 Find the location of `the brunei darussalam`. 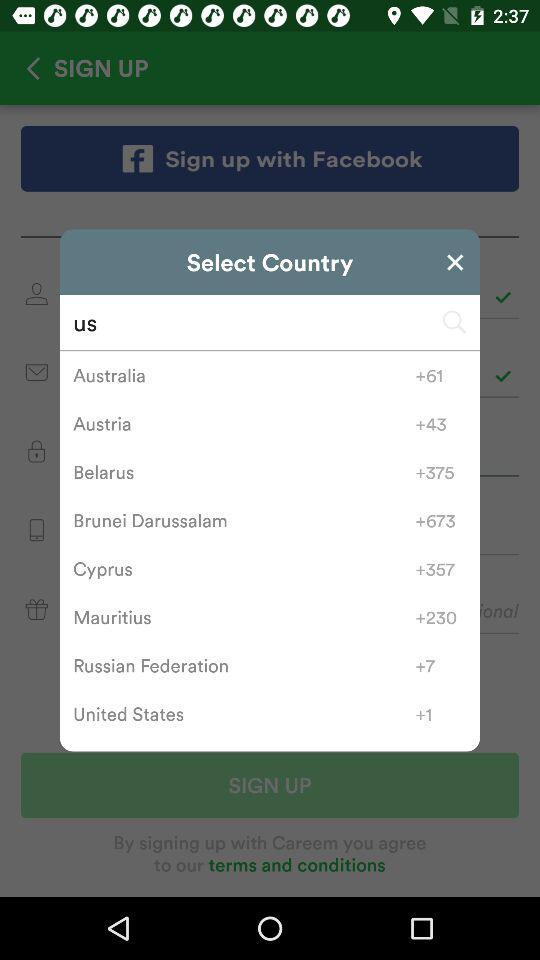

the brunei darussalam is located at coordinates (244, 519).